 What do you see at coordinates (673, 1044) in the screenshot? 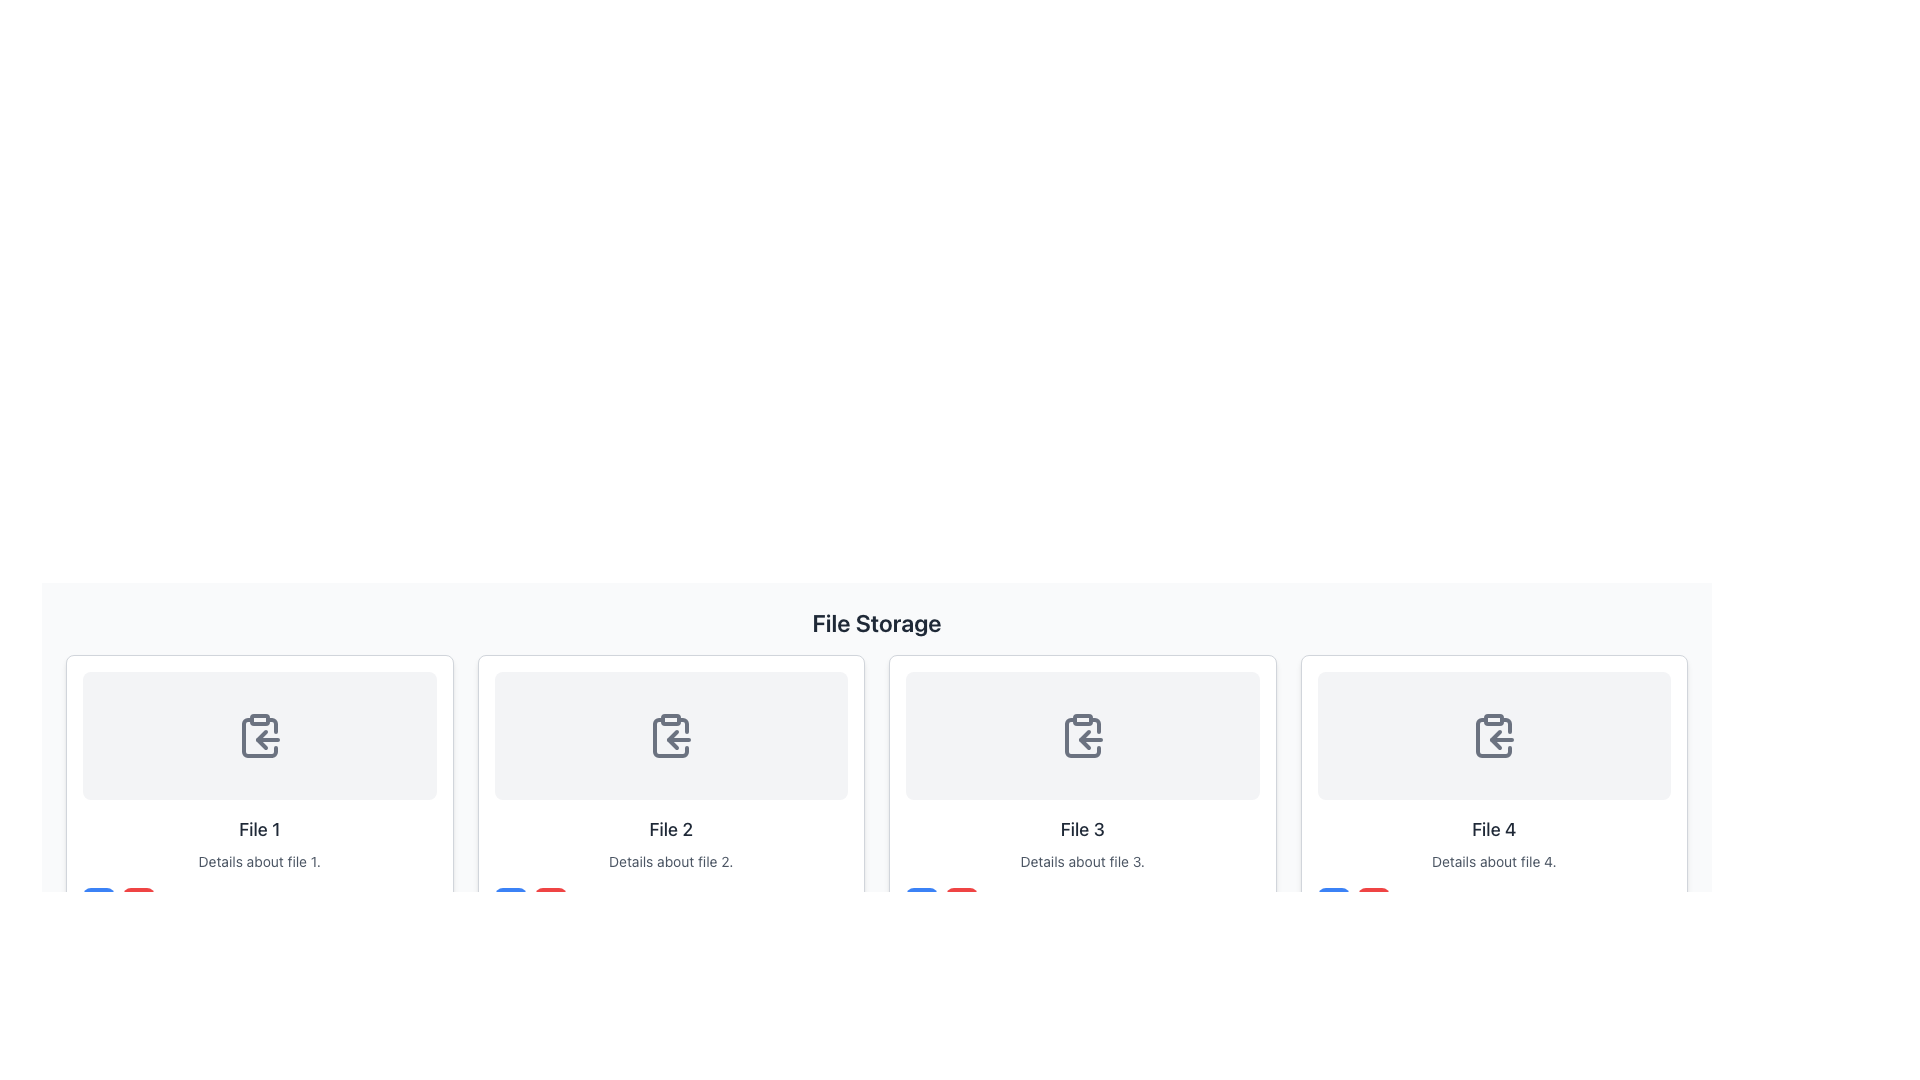
I see `the visual representation of the Graphic Icon associated with clipboard actions, located below the main clipboard body within the 'File 2' grid item` at bounding box center [673, 1044].